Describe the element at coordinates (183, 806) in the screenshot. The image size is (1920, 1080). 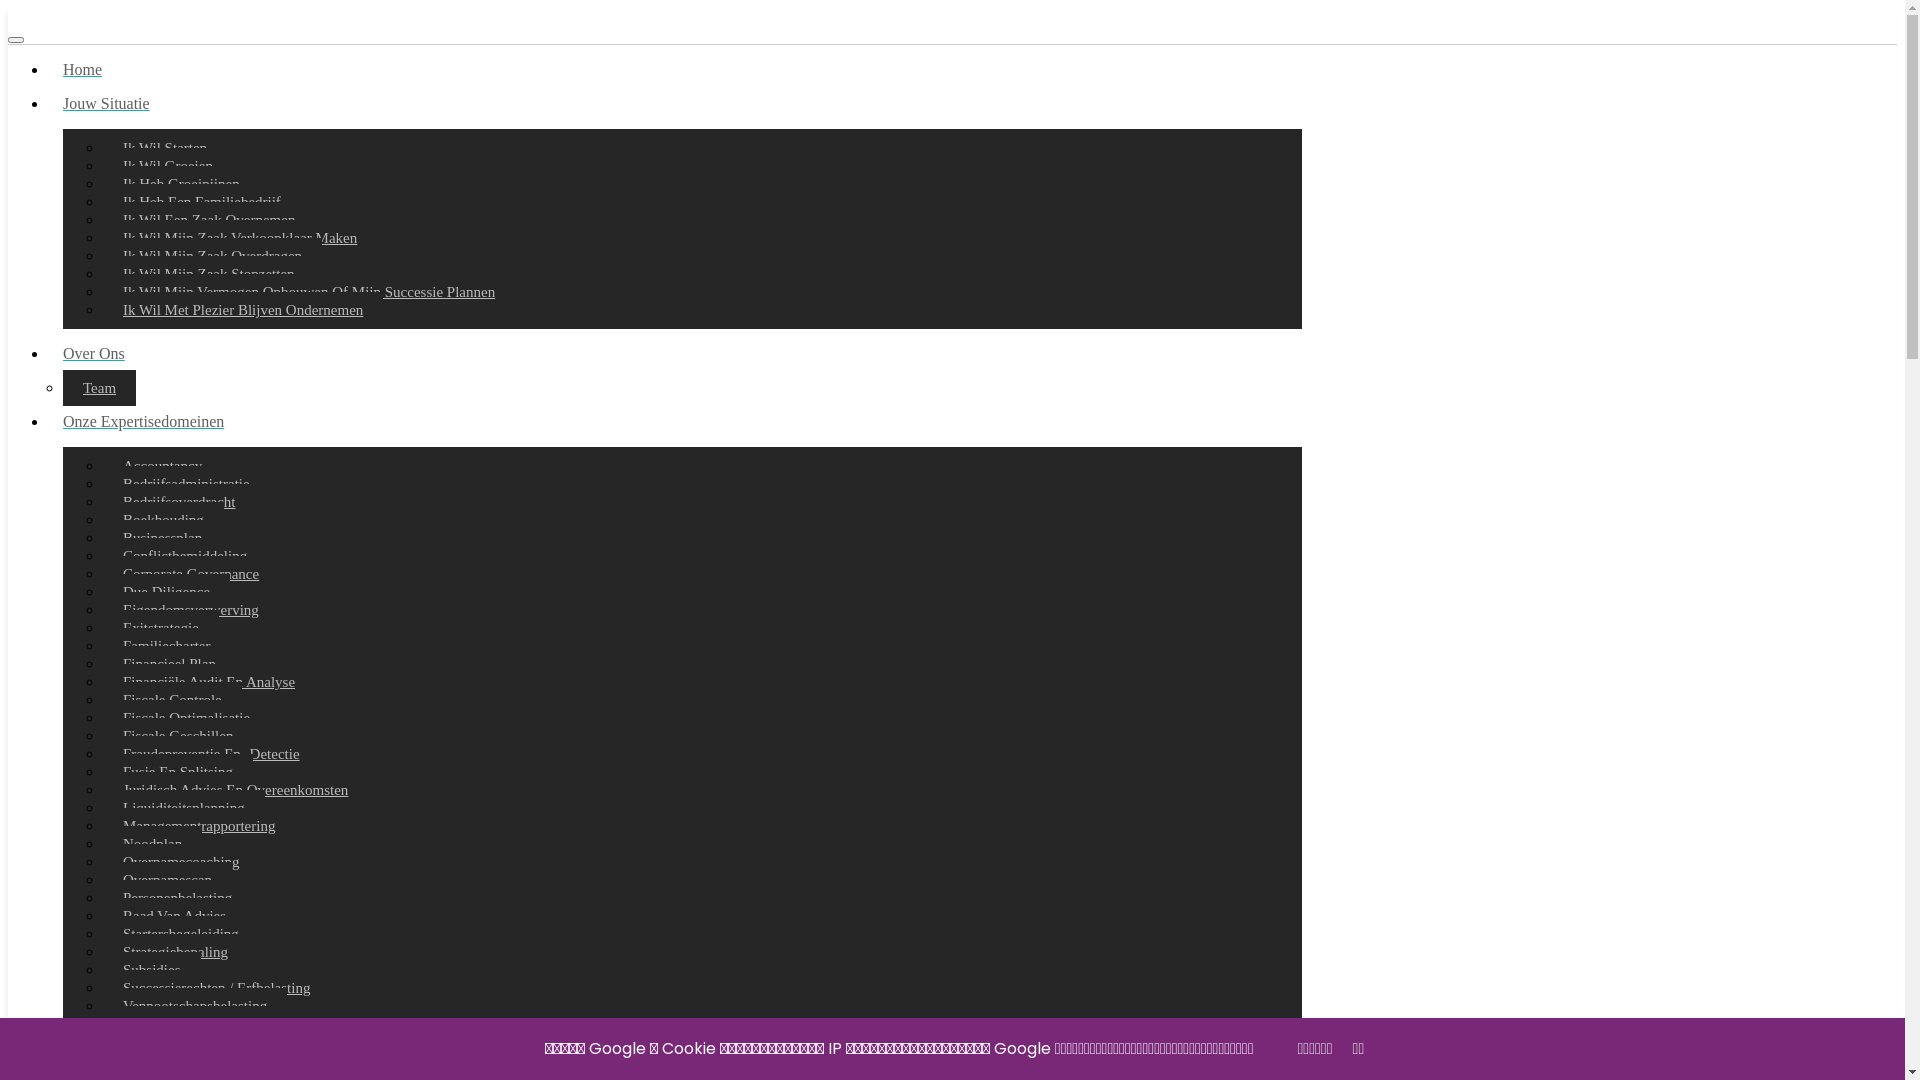
I see `'Liquiditeitsplanning'` at that location.